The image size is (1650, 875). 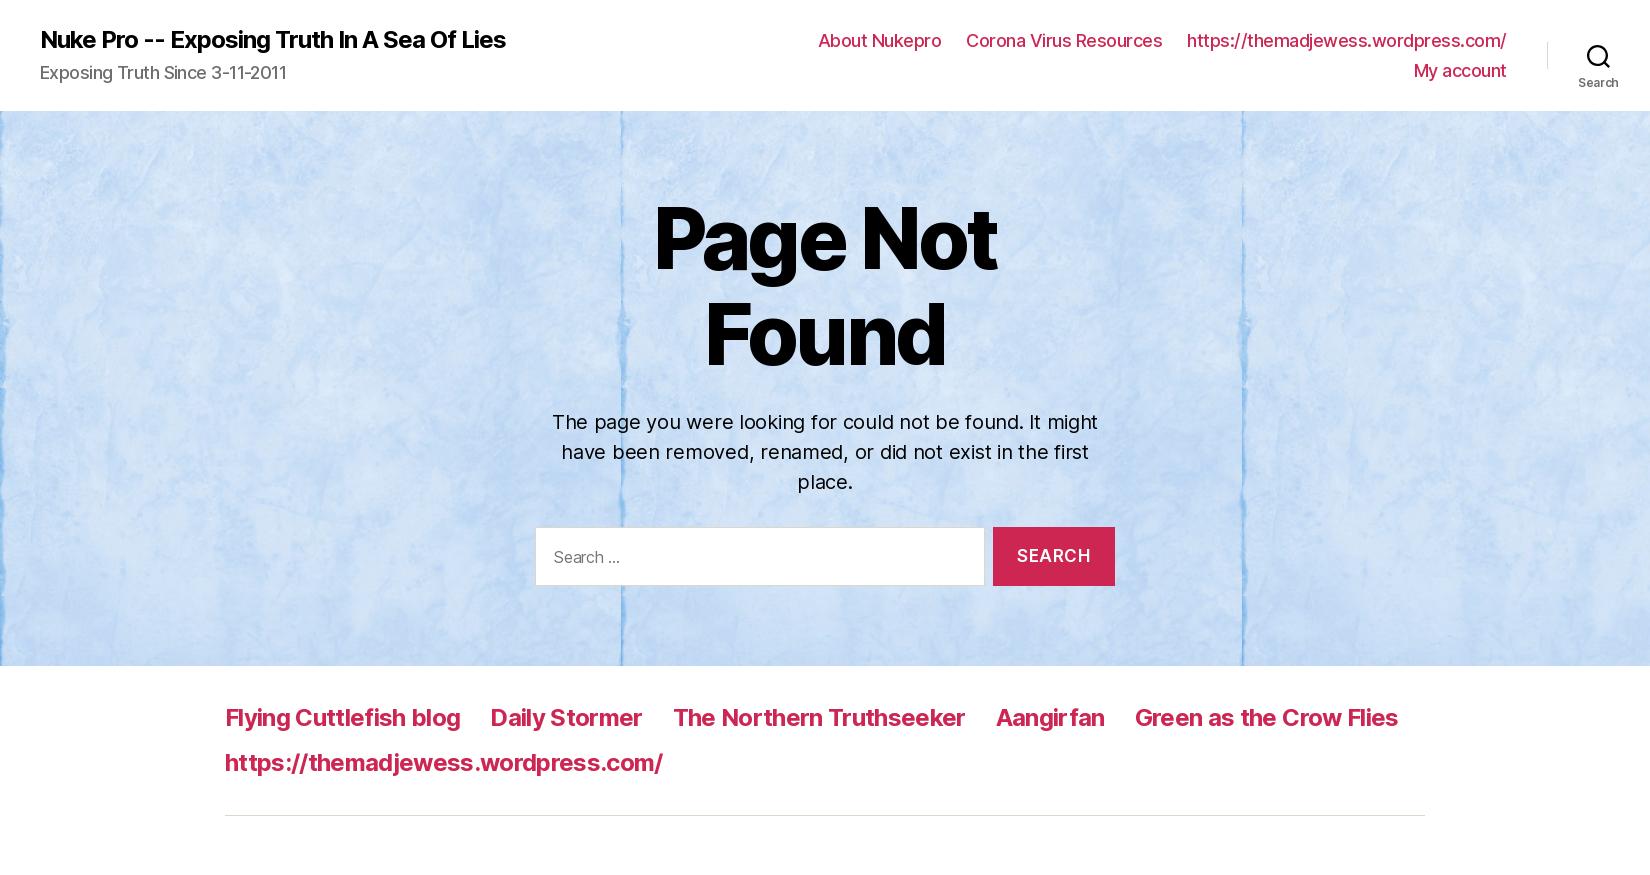 I want to click on 'The Northern Truthseeker', so click(x=817, y=107).